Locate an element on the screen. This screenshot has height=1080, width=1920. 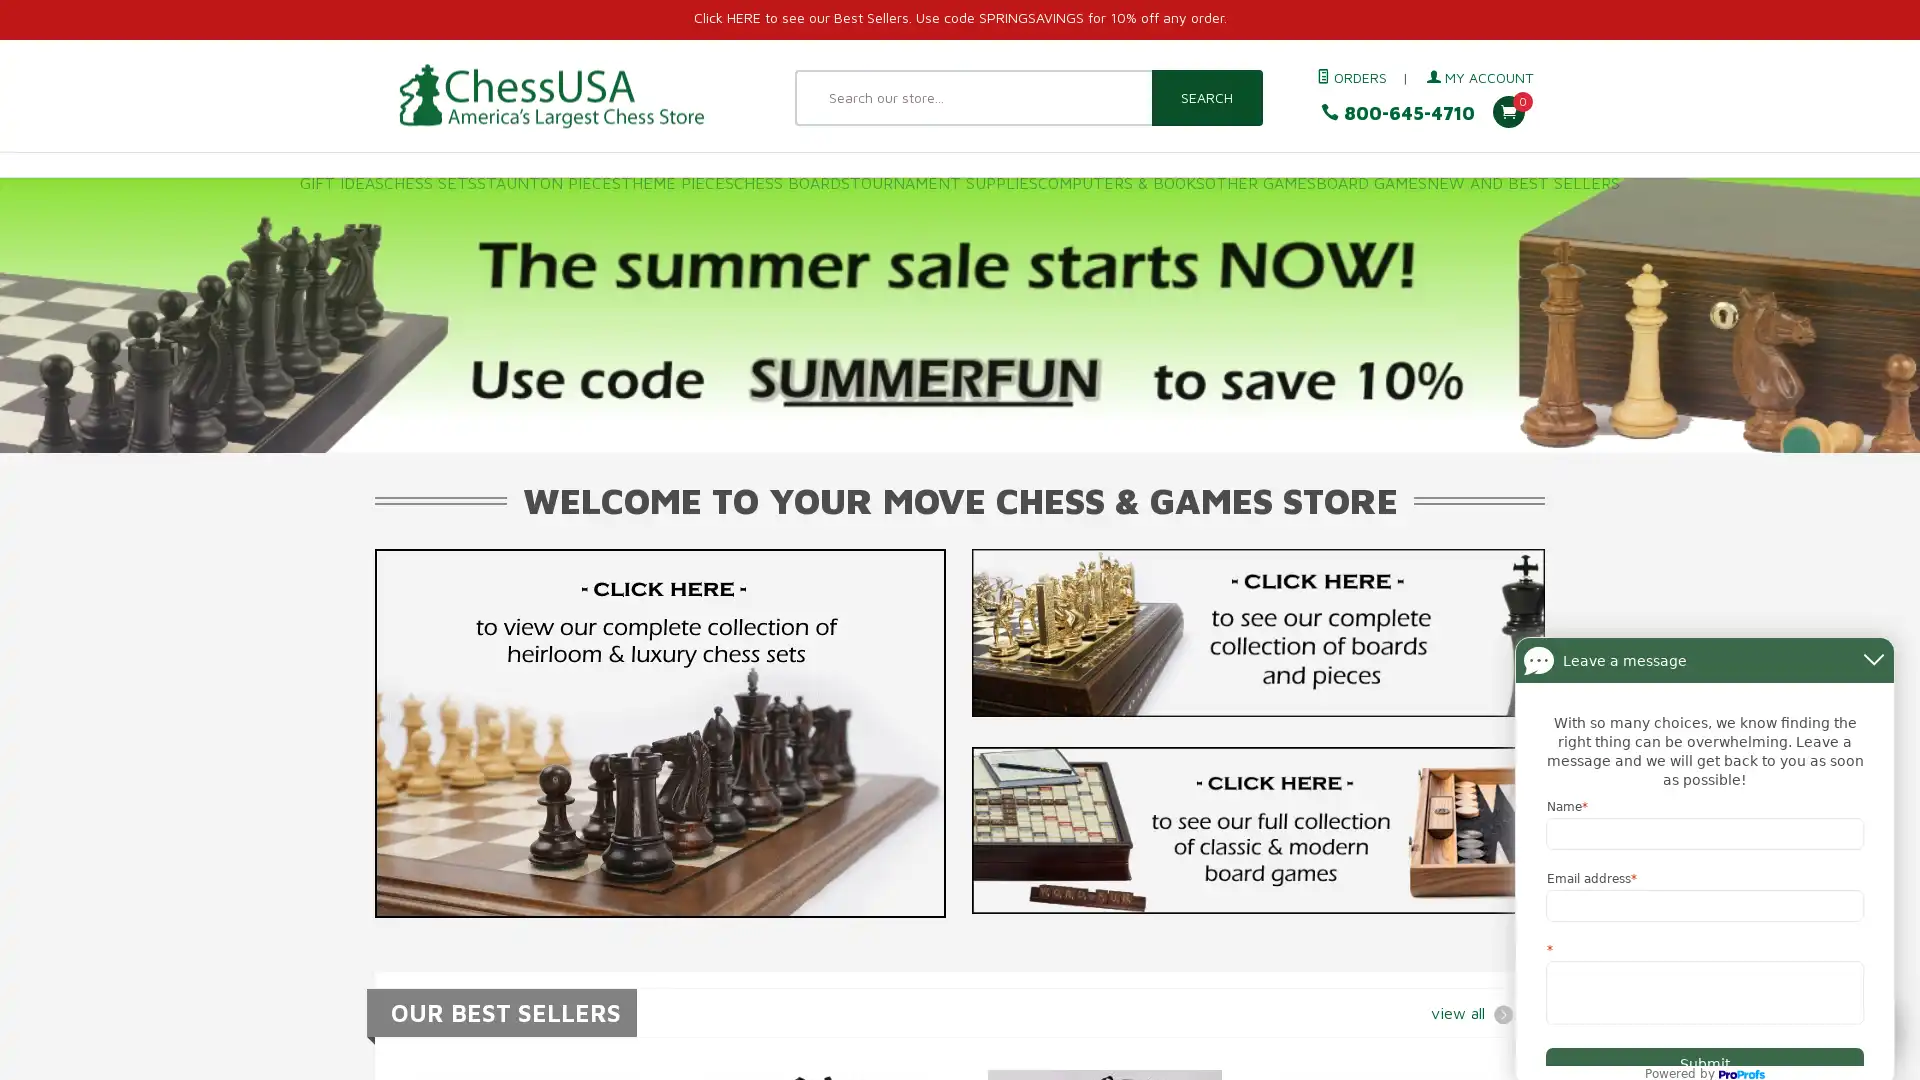
SEARCH is located at coordinates (1205, 97).